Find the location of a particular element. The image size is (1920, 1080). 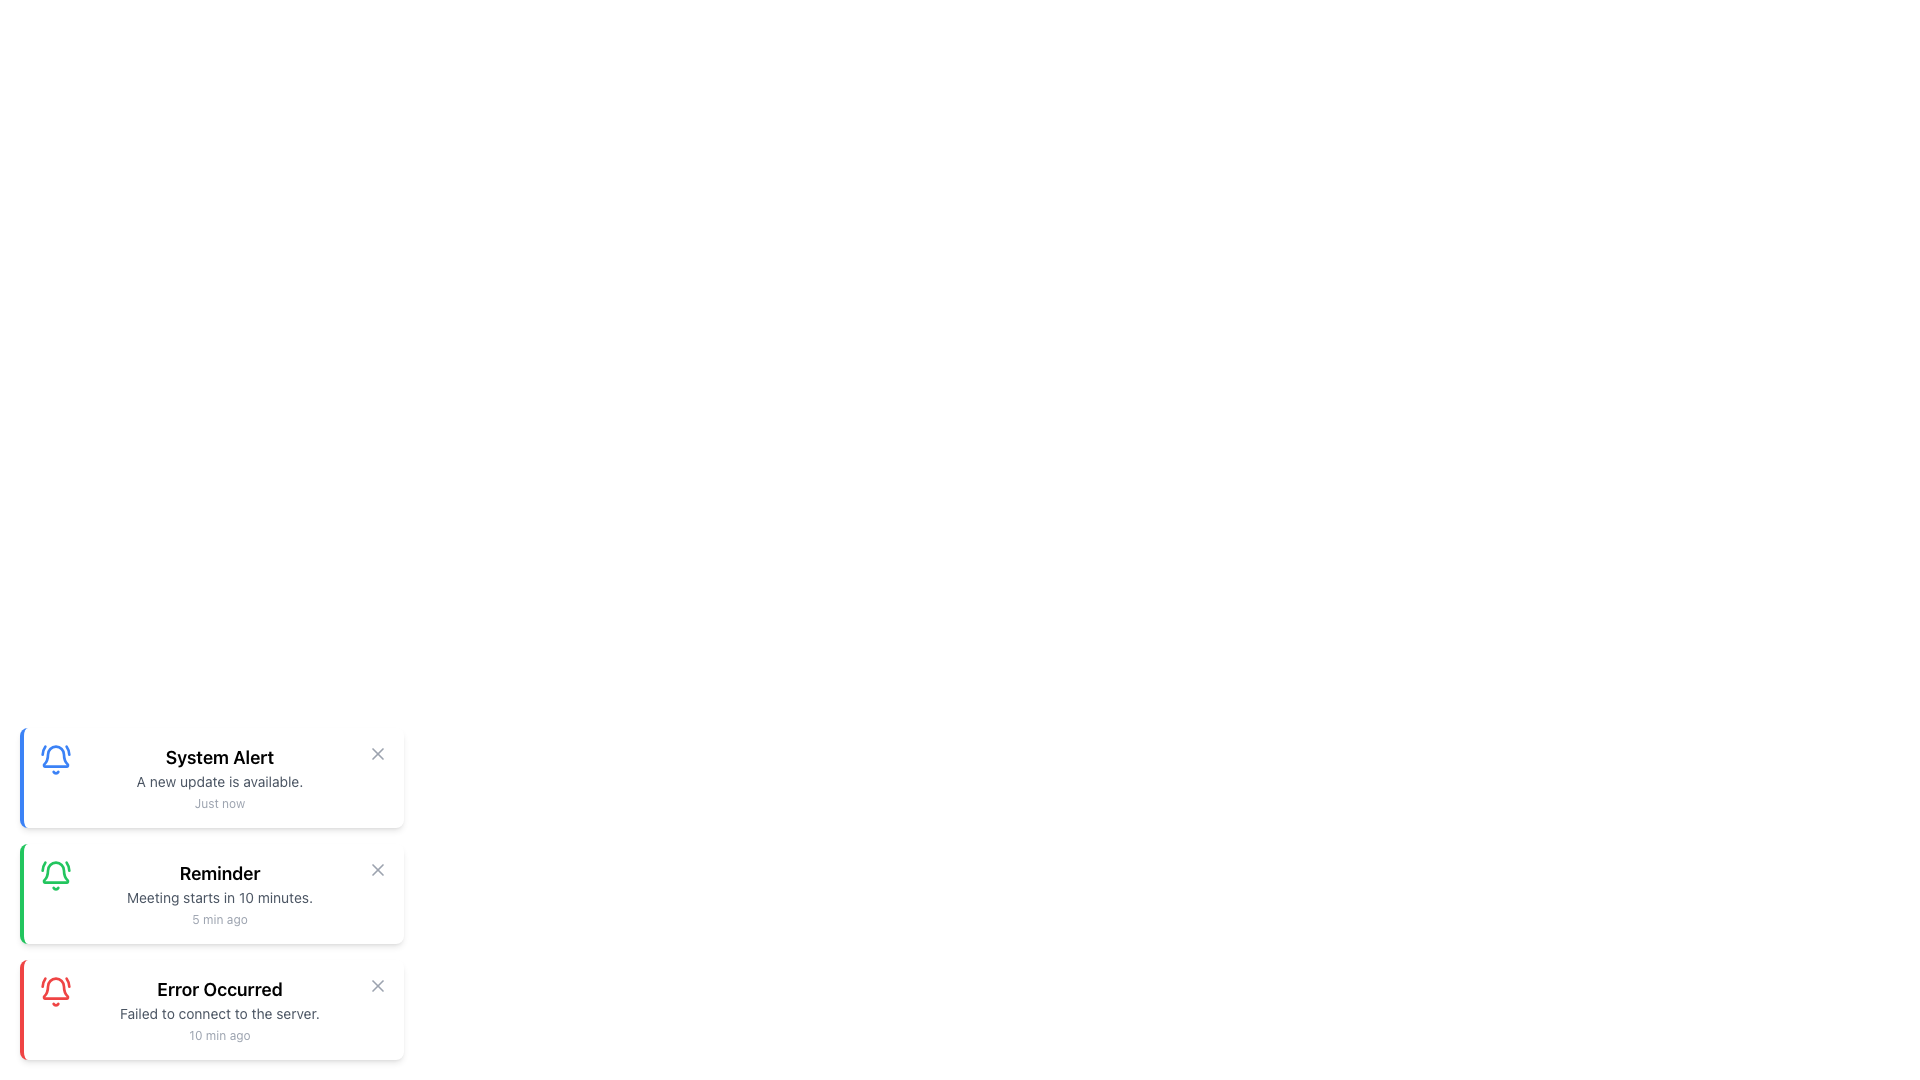

the time reference label indicating that the associated notification occurred 10 minutes ago, located at the bottom-left corner of the 'Error Occurred' notification box is located at coordinates (220, 1035).